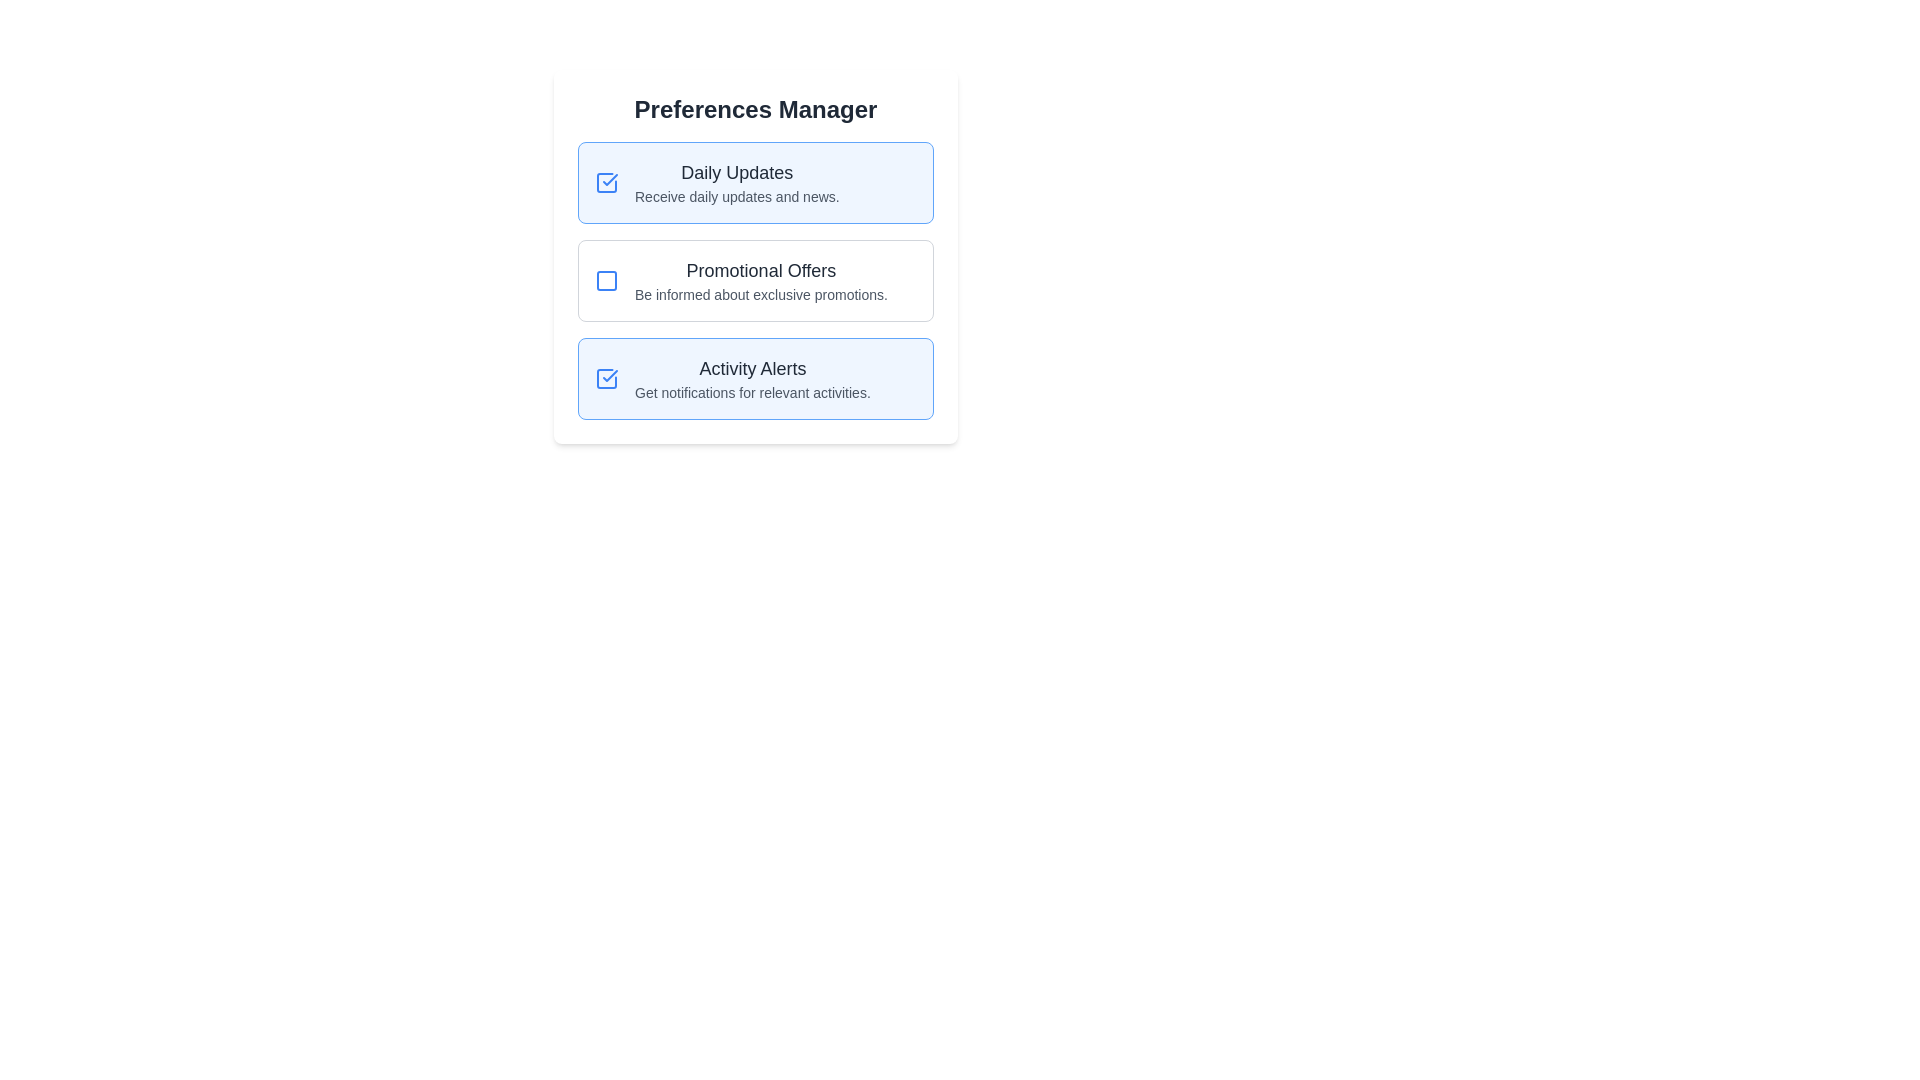 The height and width of the screenshot is (1080, 1920). What do you see at coordinates (760, 270) in the screenshot?
I see `the 'Promotional Offers' text label element, which is a medium-sized, bold, gray-colored header in the preferences management interface` at bounding box center [760, 270].